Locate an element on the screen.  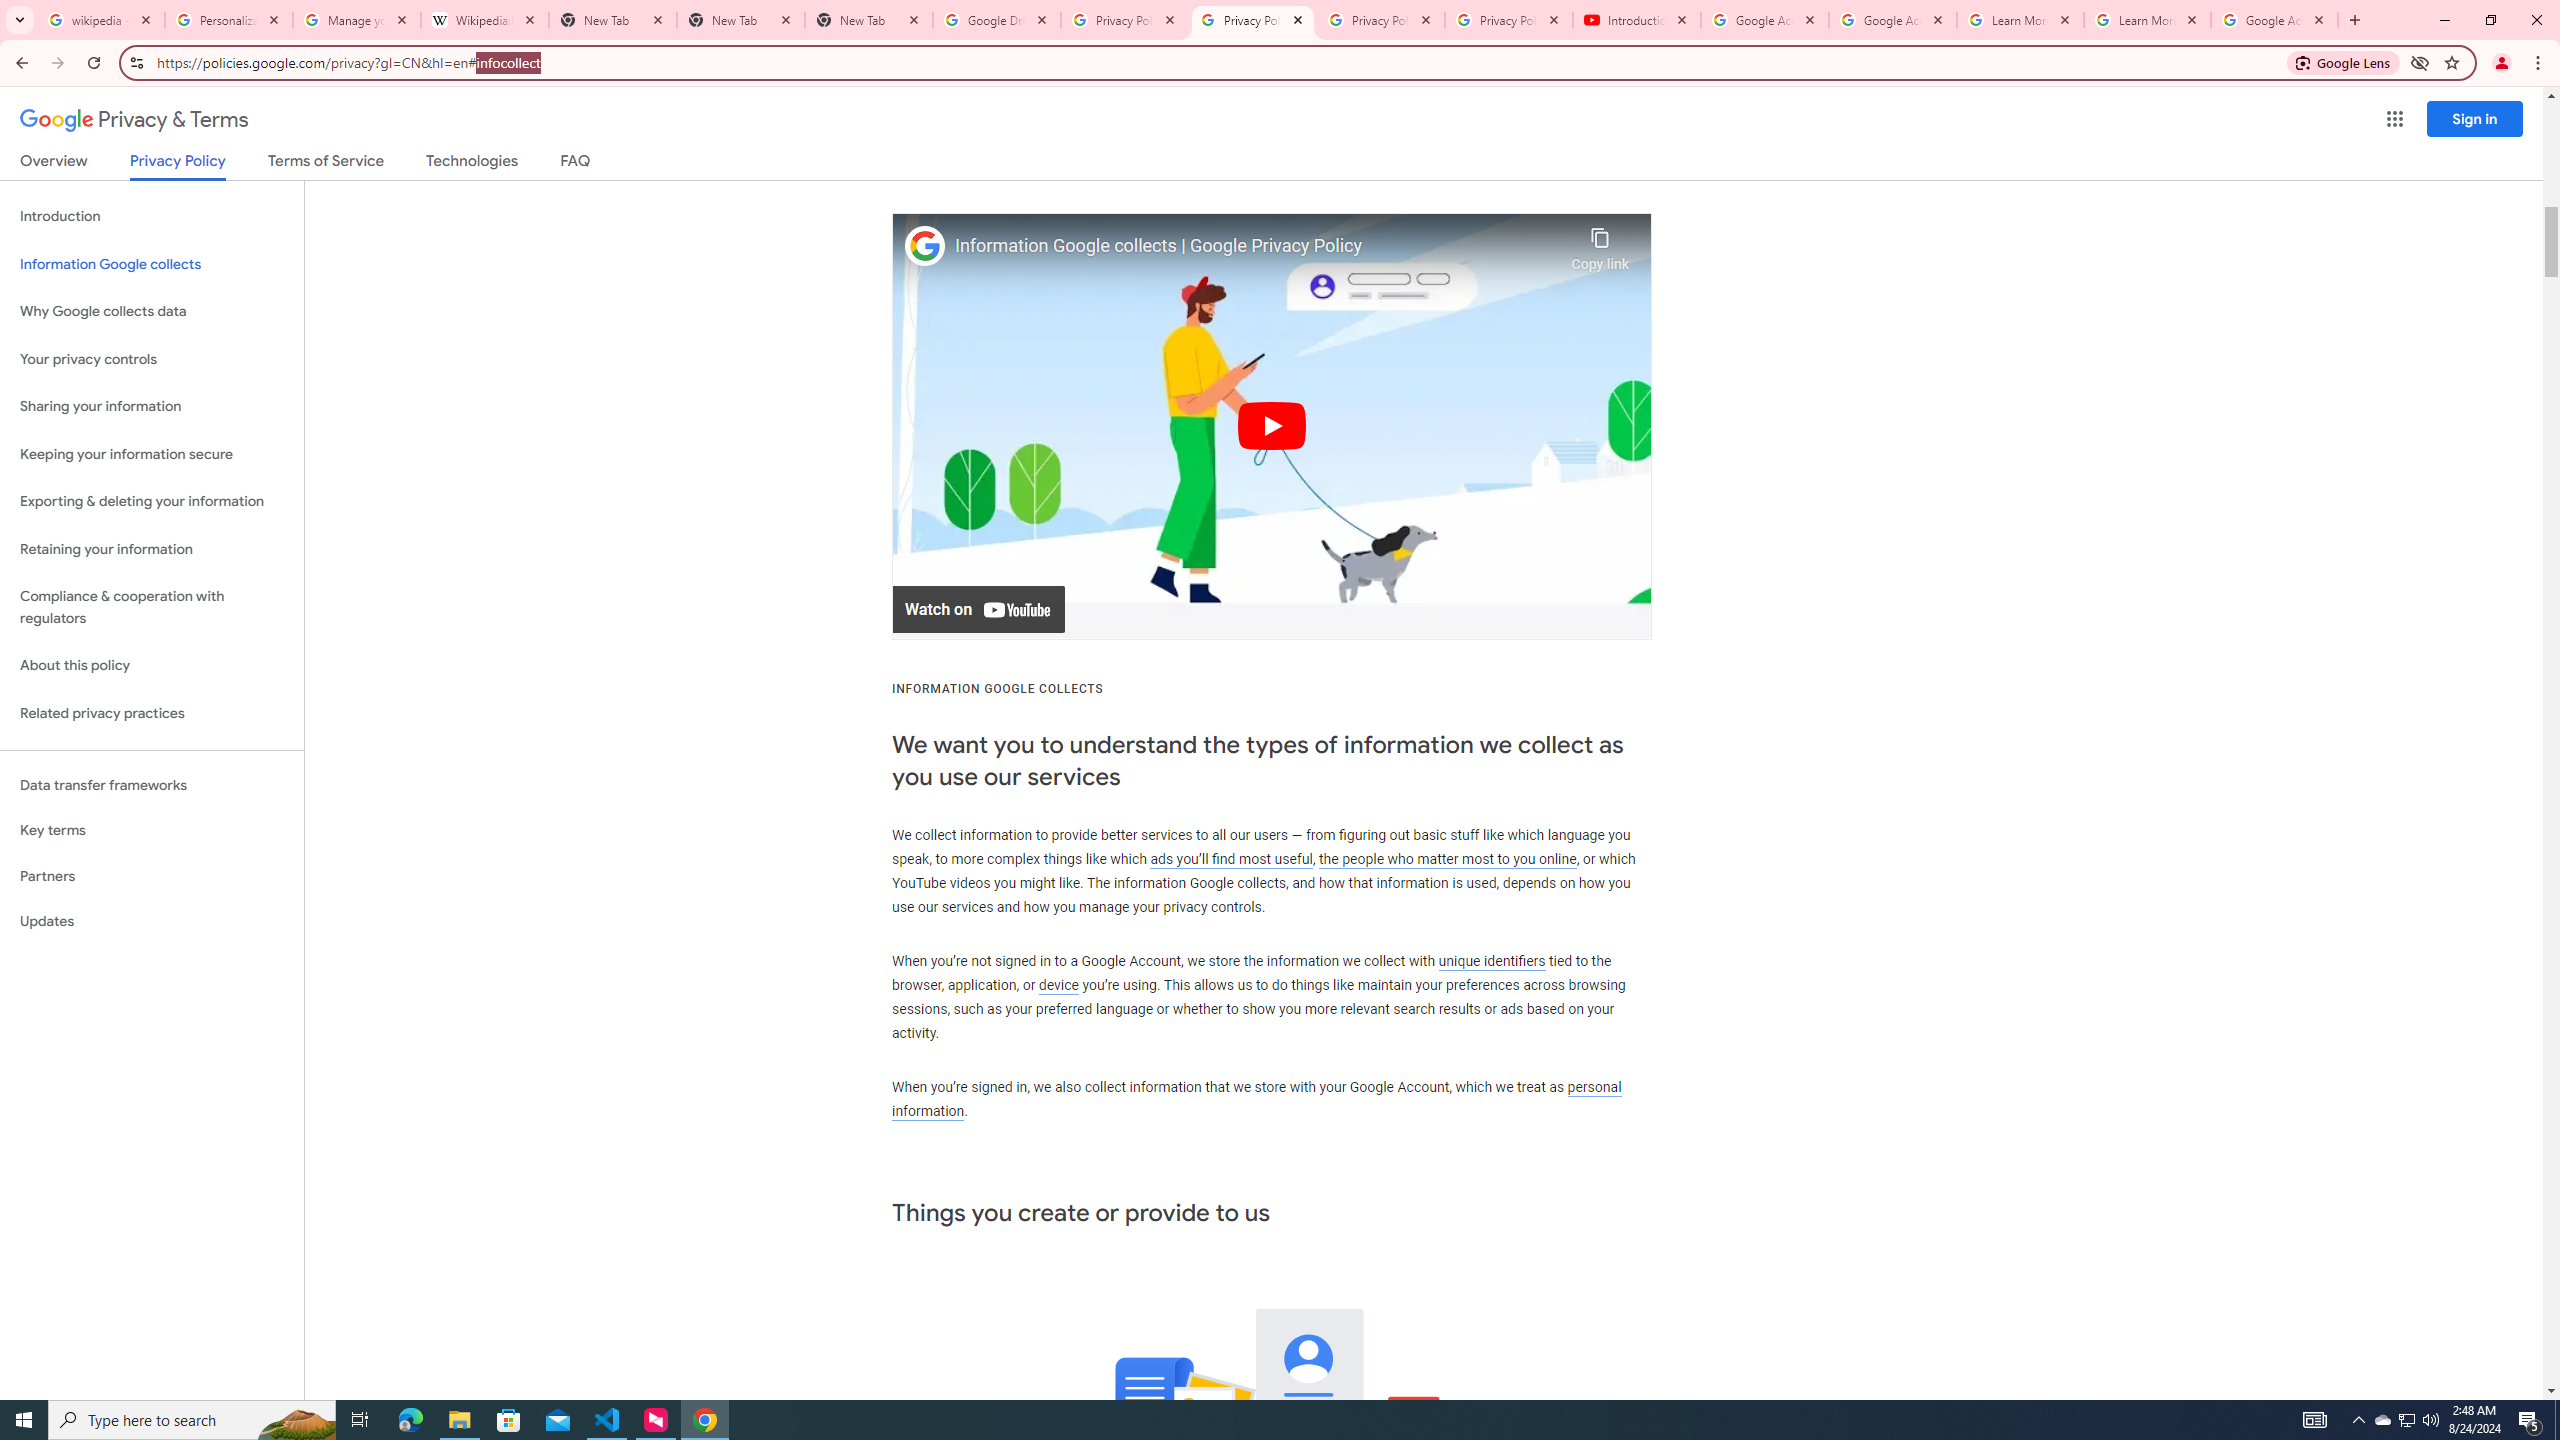
'Google Account' is located at coordinates (2274, 19).